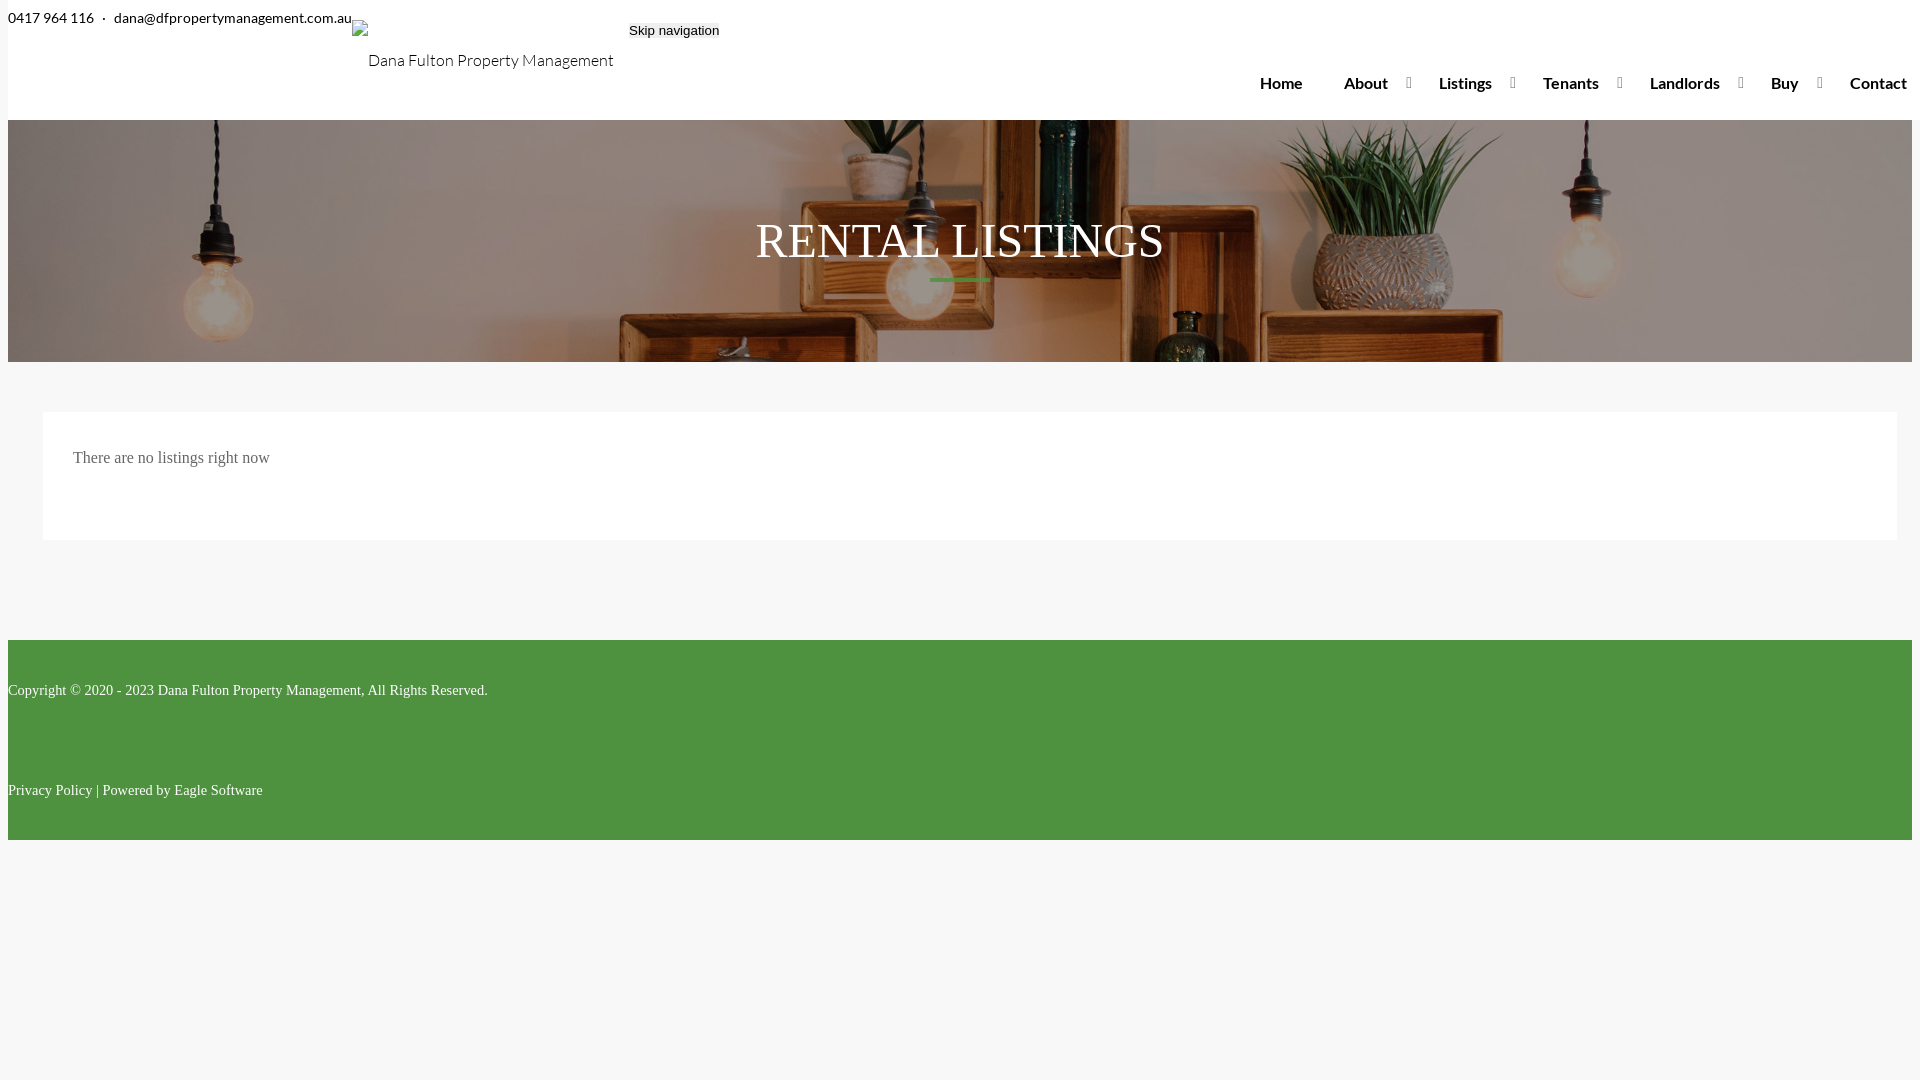  Describe the element at coordinates (1370, 82) in the screenshot. I see `'About'` at that location.